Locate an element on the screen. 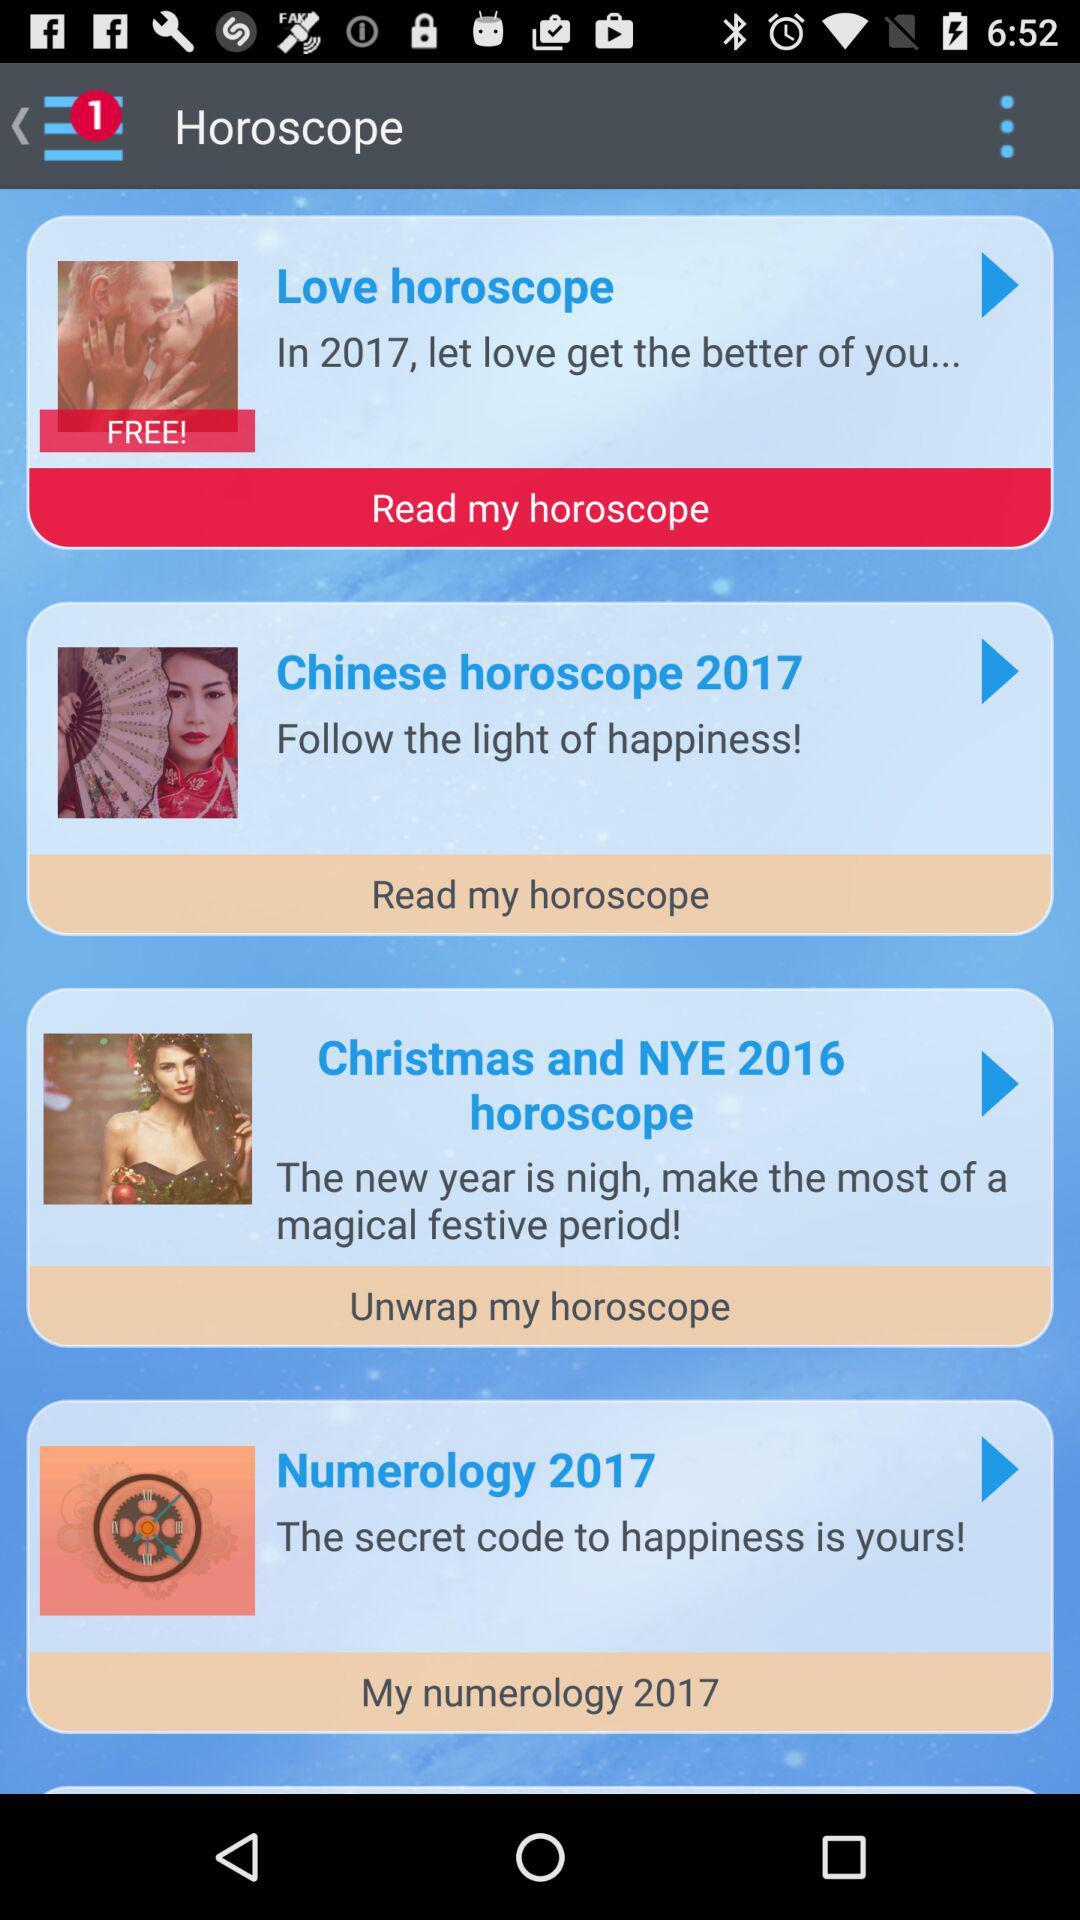  follow the light icon is located at coordinates (538, 735).